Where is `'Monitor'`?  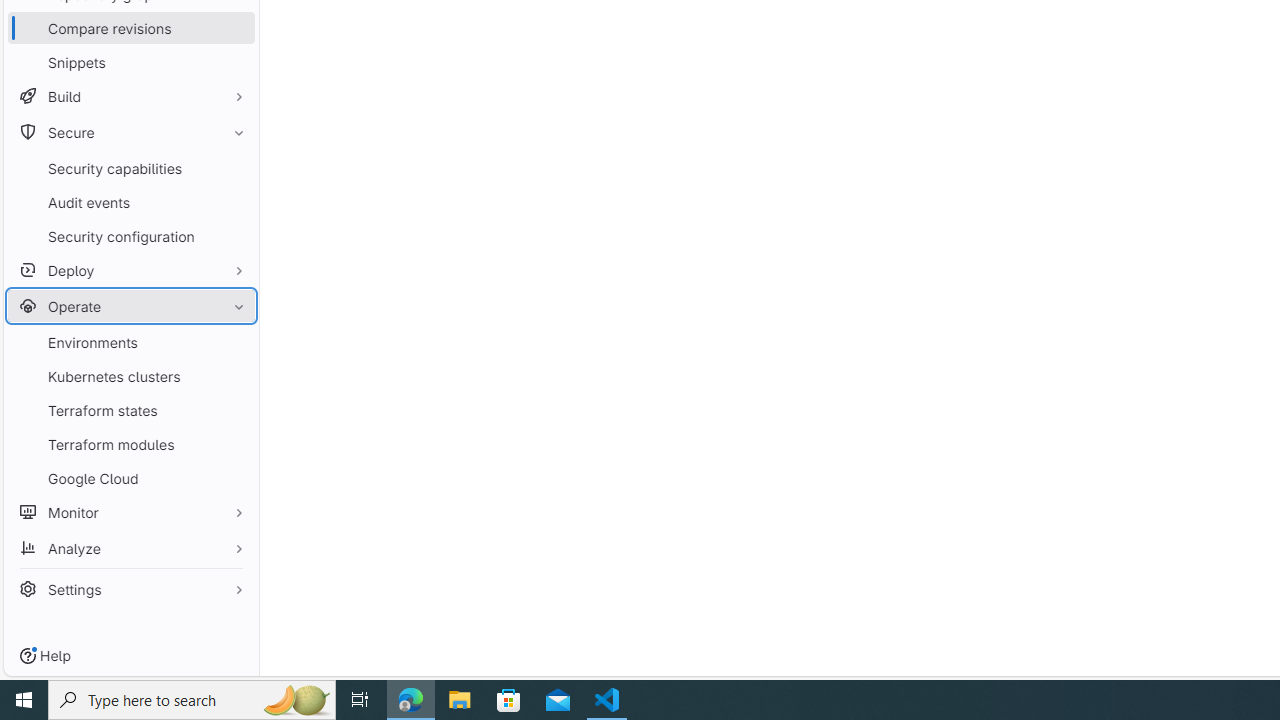 'Monitor' is located at coordinates (130, 511).